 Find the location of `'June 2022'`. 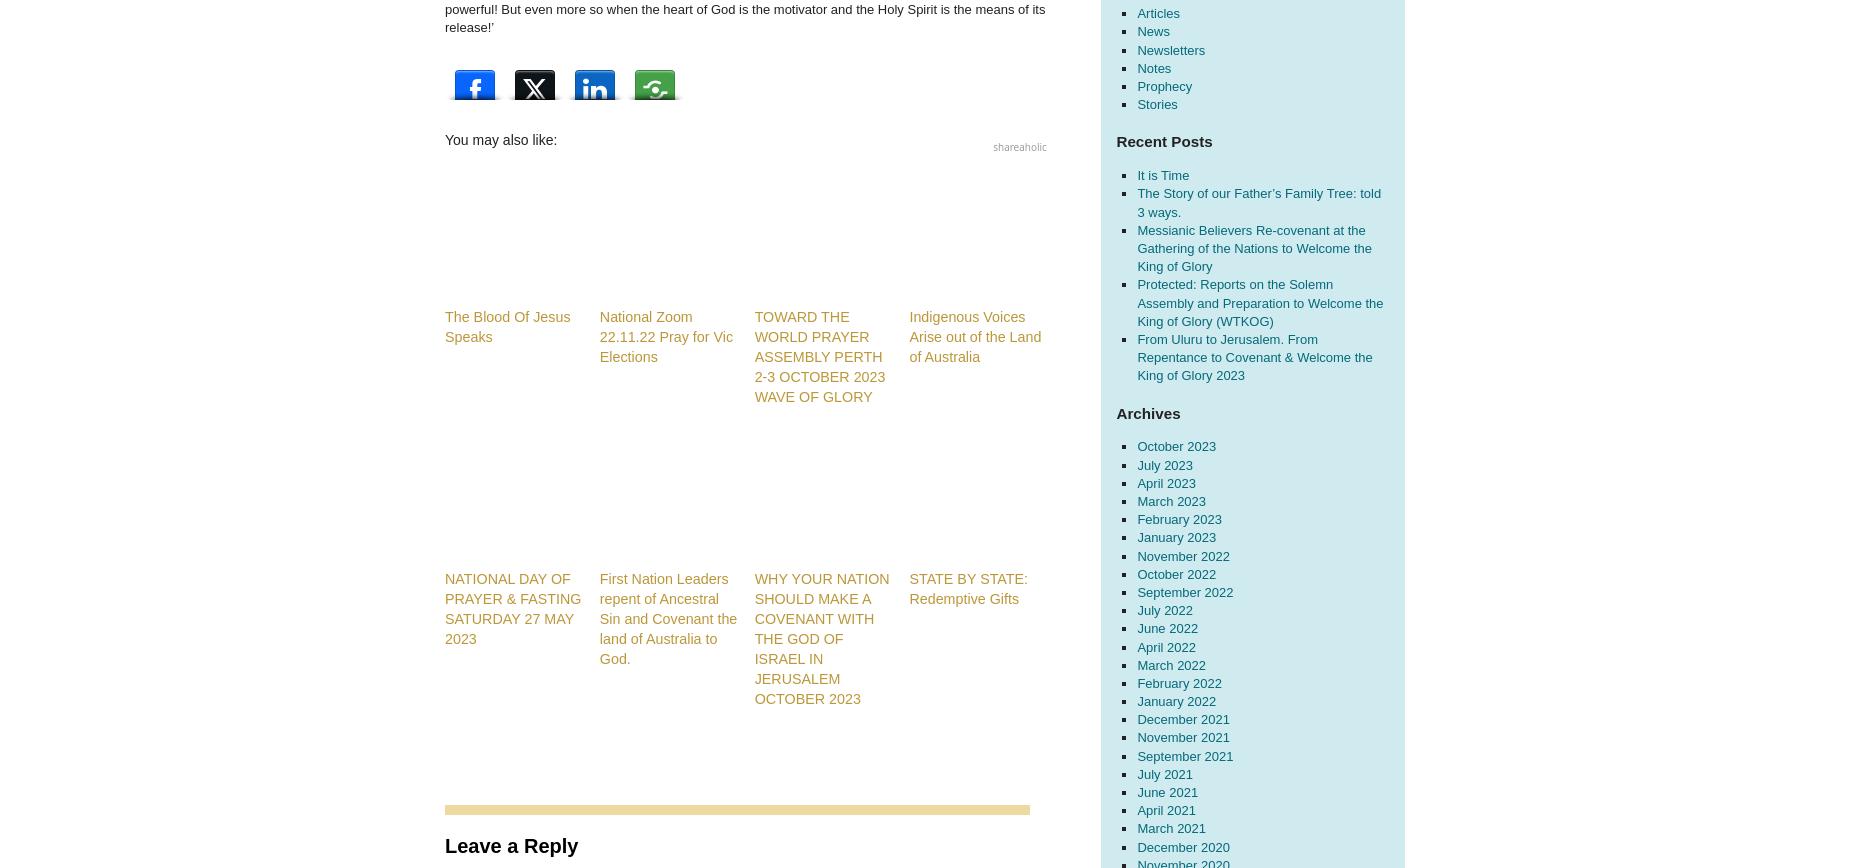

'June 2022' is located at coordinates (1166, 628).